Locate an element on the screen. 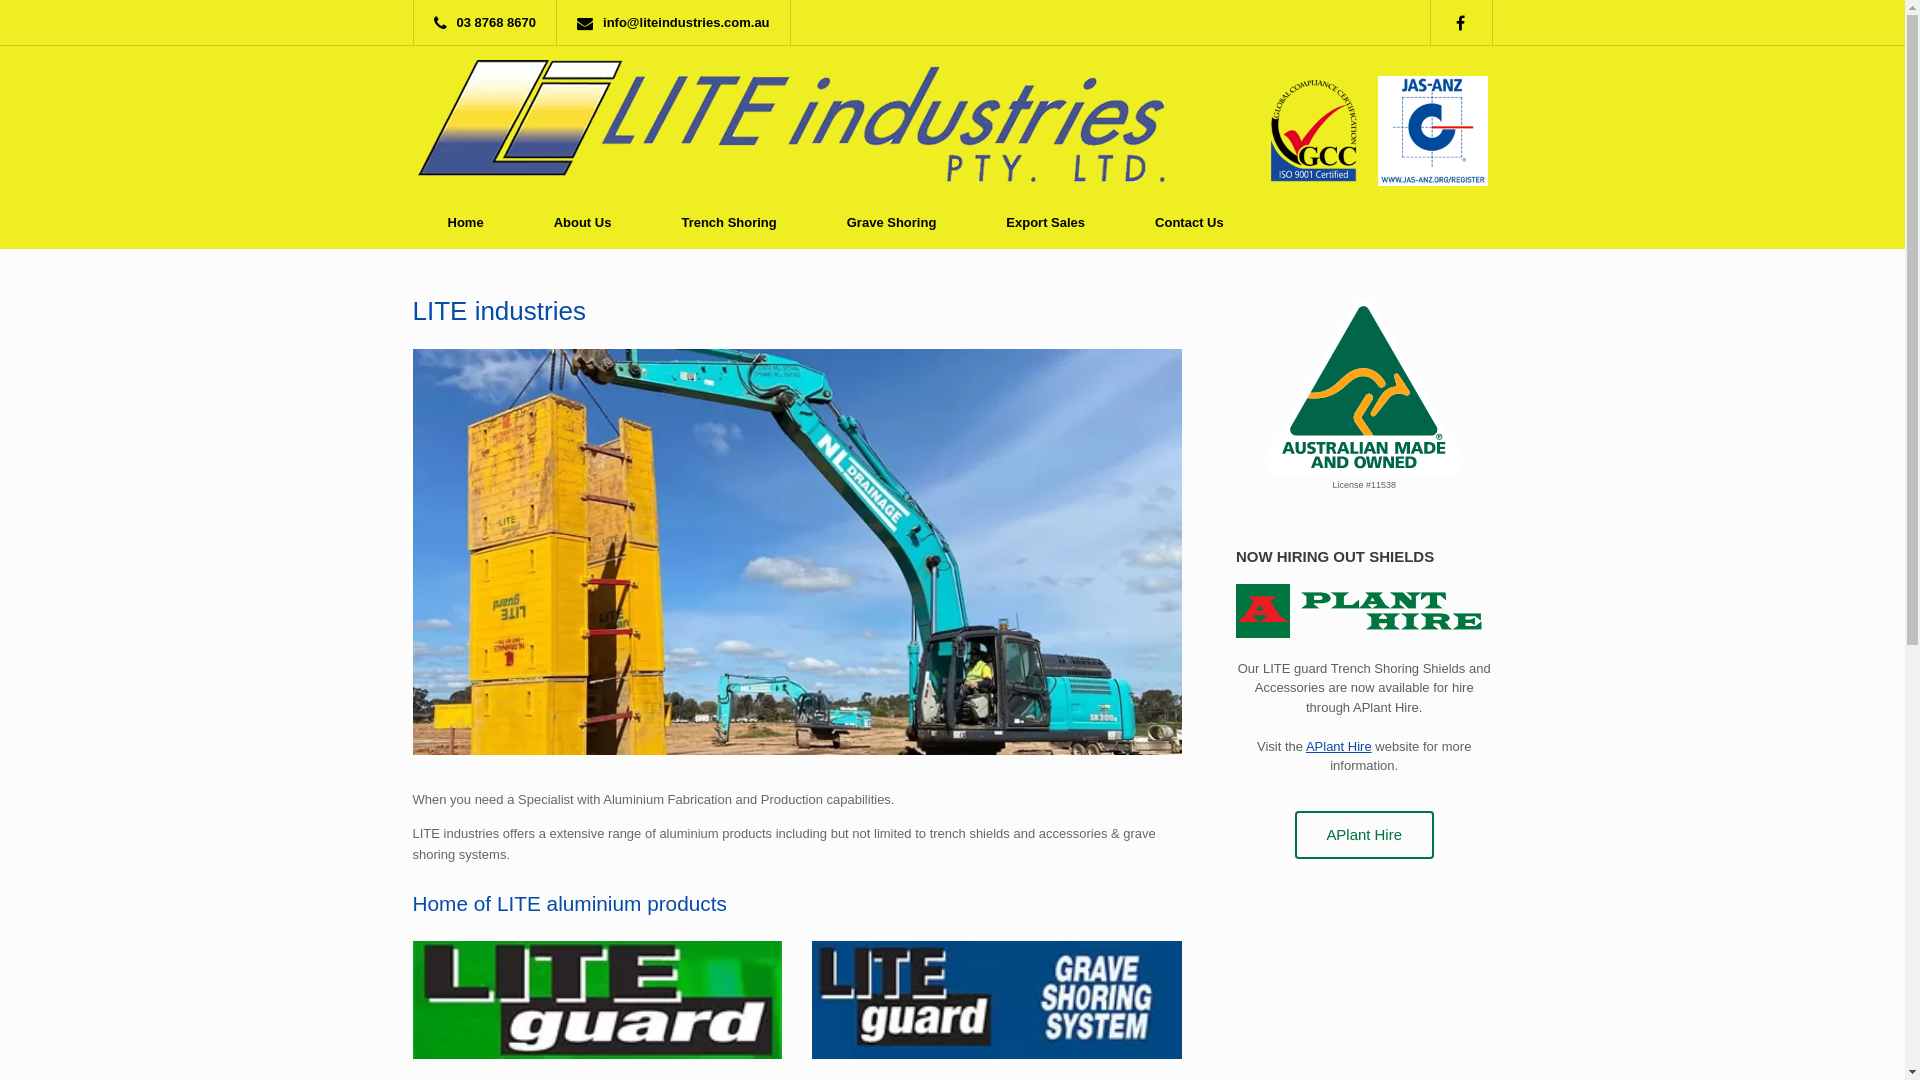  'Trench Shoring' is located at coordinates (727, 222).